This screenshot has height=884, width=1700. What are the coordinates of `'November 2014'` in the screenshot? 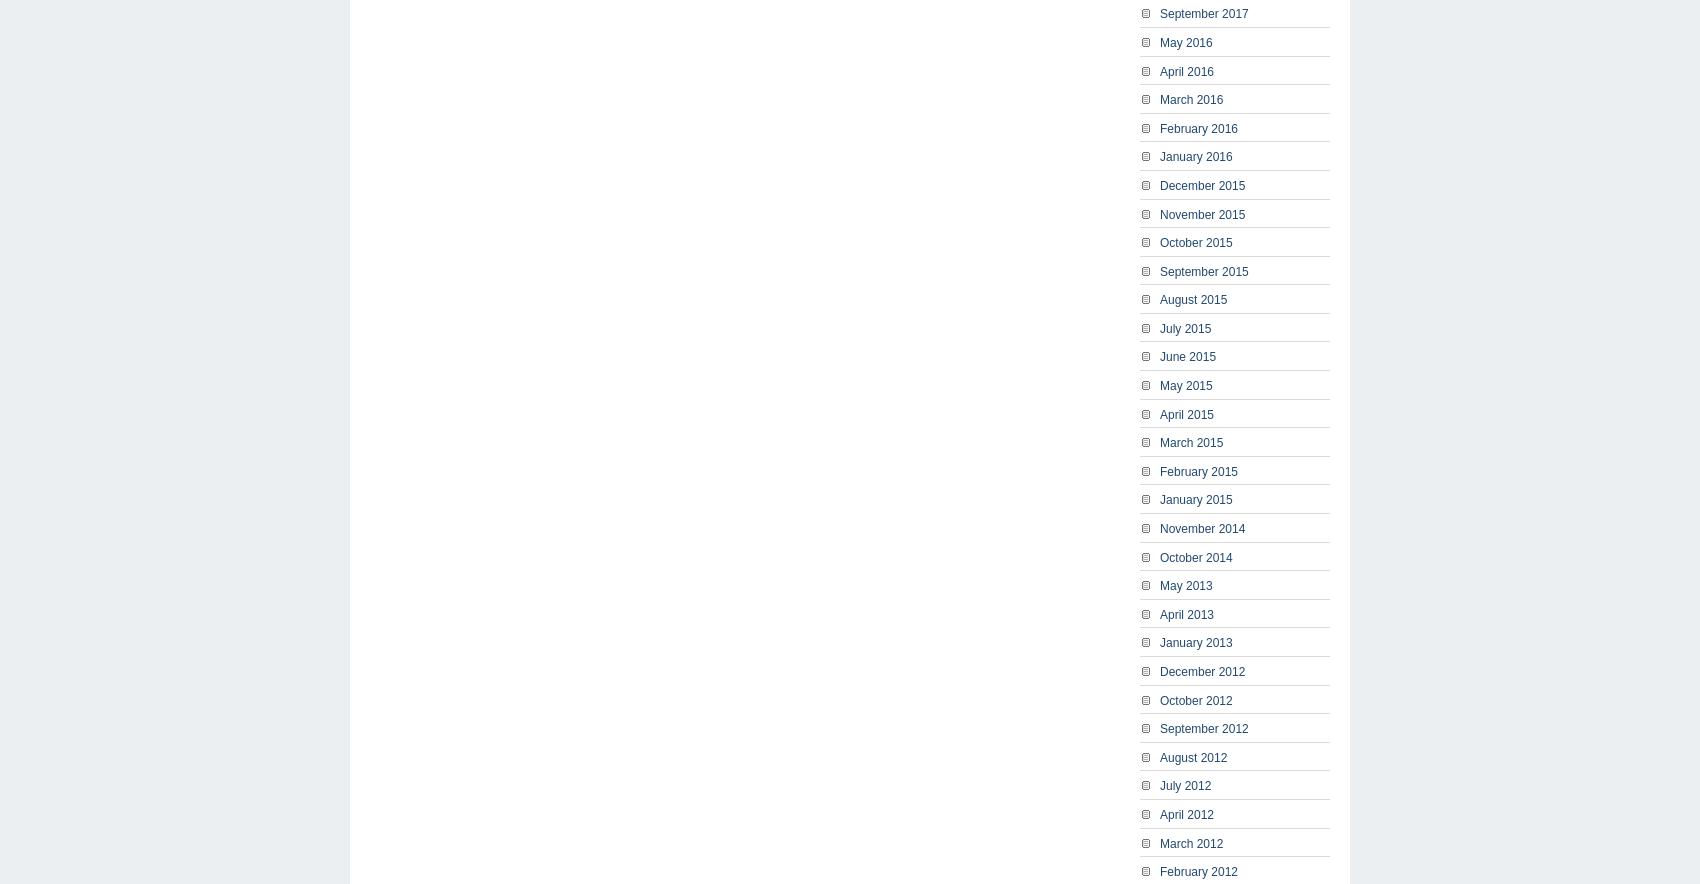 It's located at (1201, 528).